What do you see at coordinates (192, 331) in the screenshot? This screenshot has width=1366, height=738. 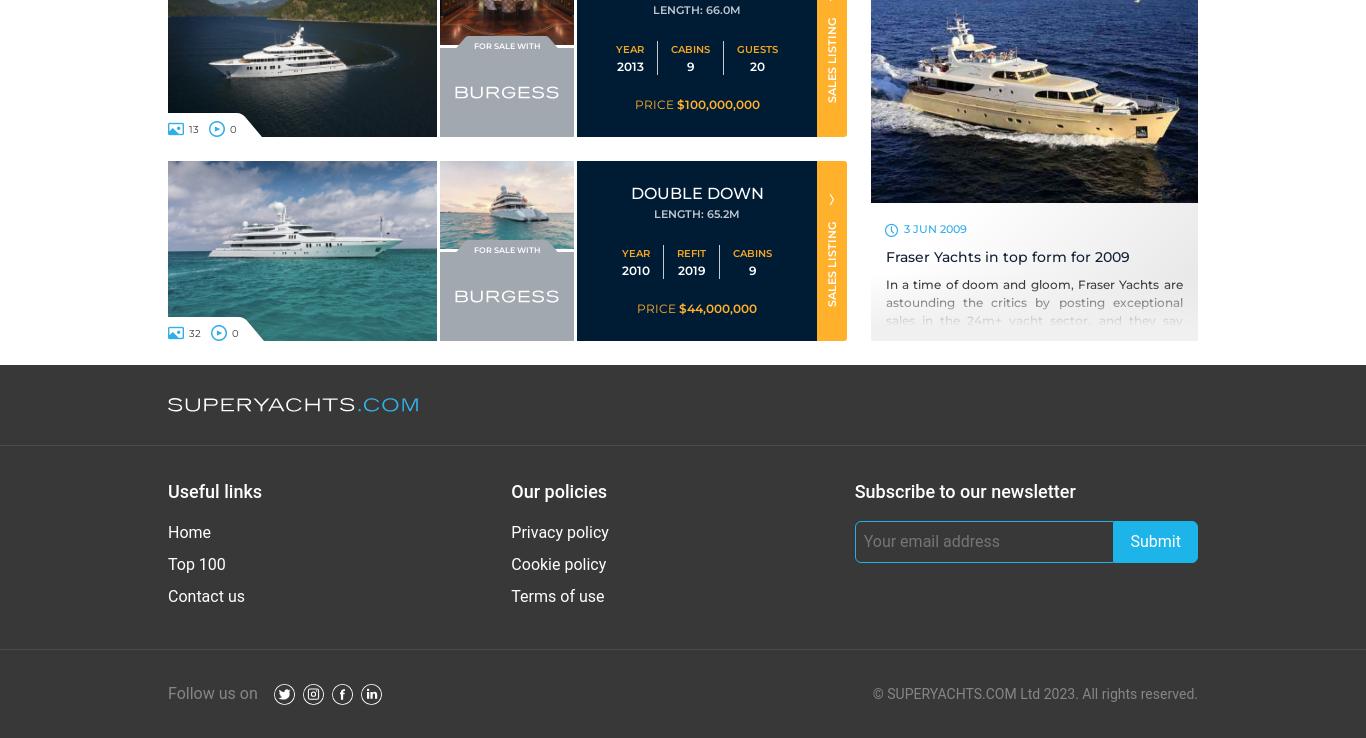 I see `'16'` at bounding box center [192, 331].